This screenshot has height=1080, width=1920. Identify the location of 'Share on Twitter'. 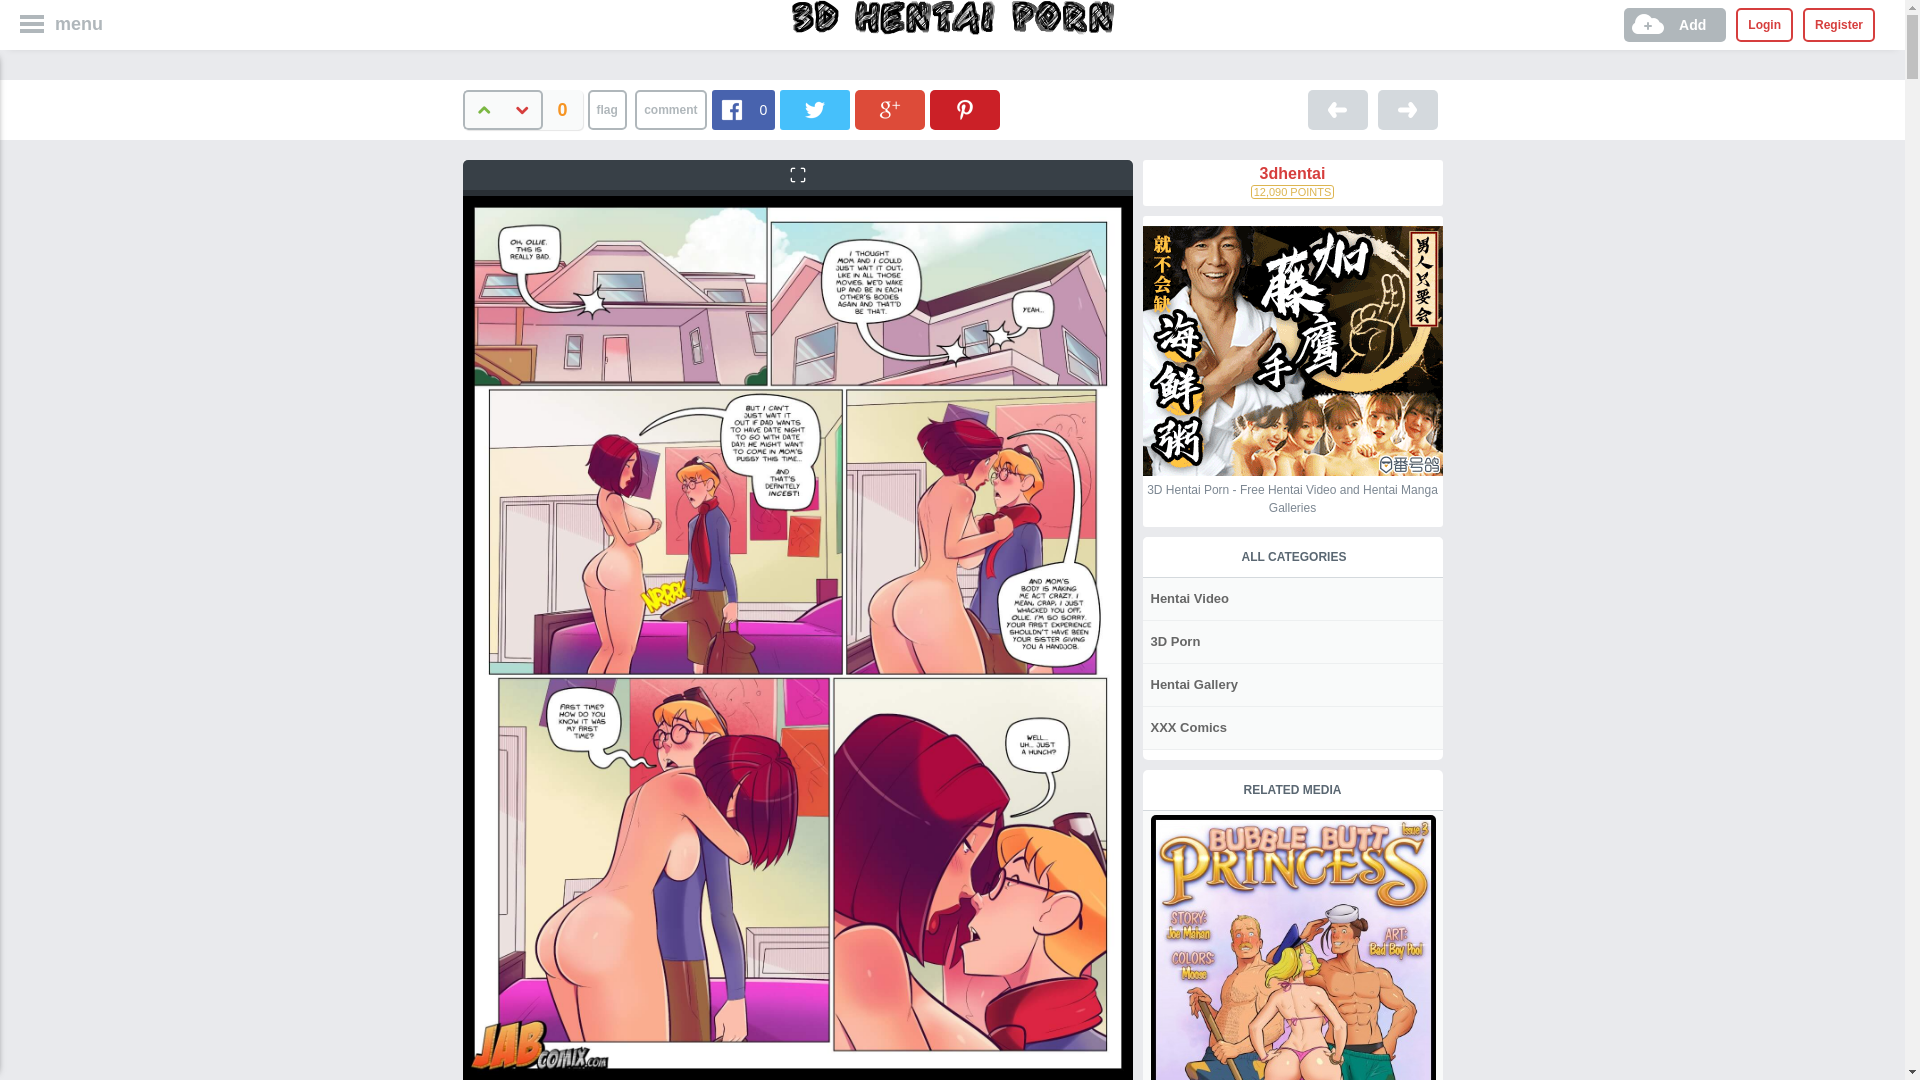
(815, 110).